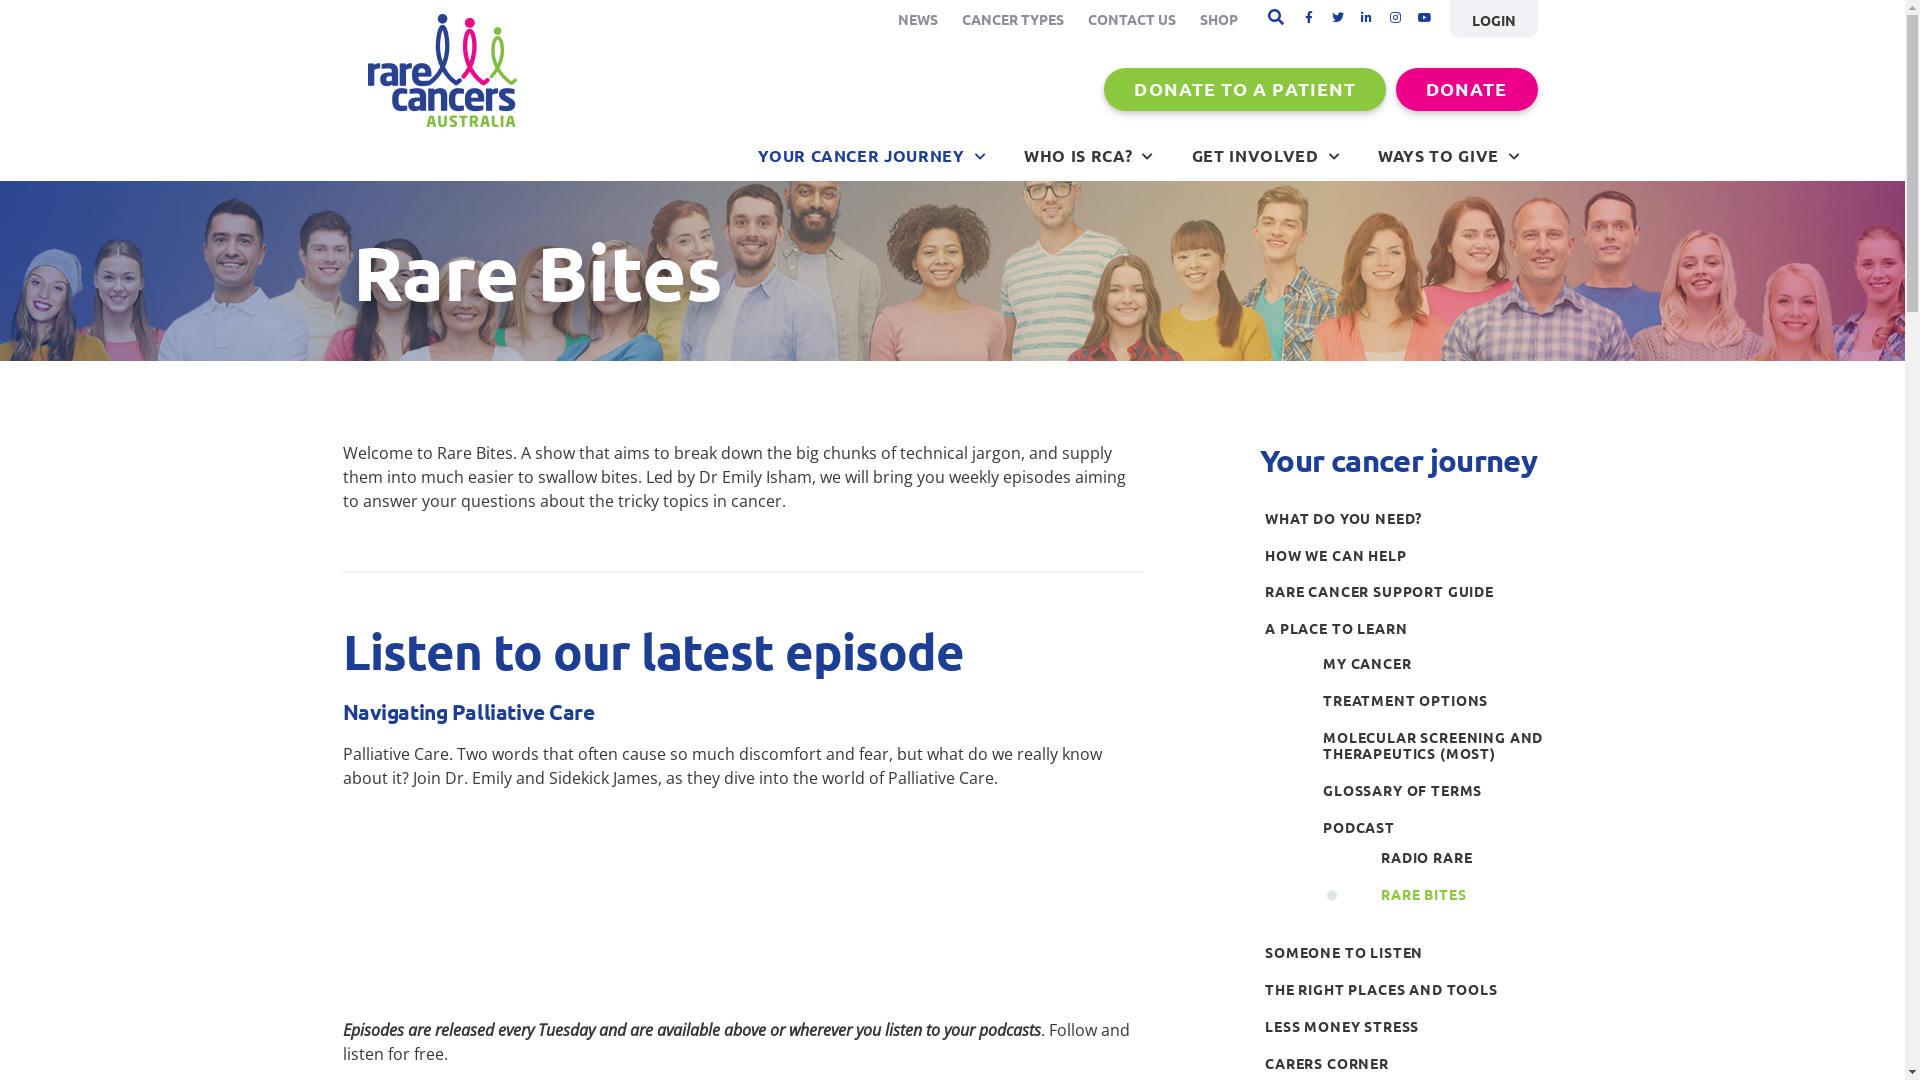 The image size is (1920, 1080). Describe the element at coordinates (1405, 517) in the screenshot. I see `'WHAT DO YOU NEED?'` at that location.